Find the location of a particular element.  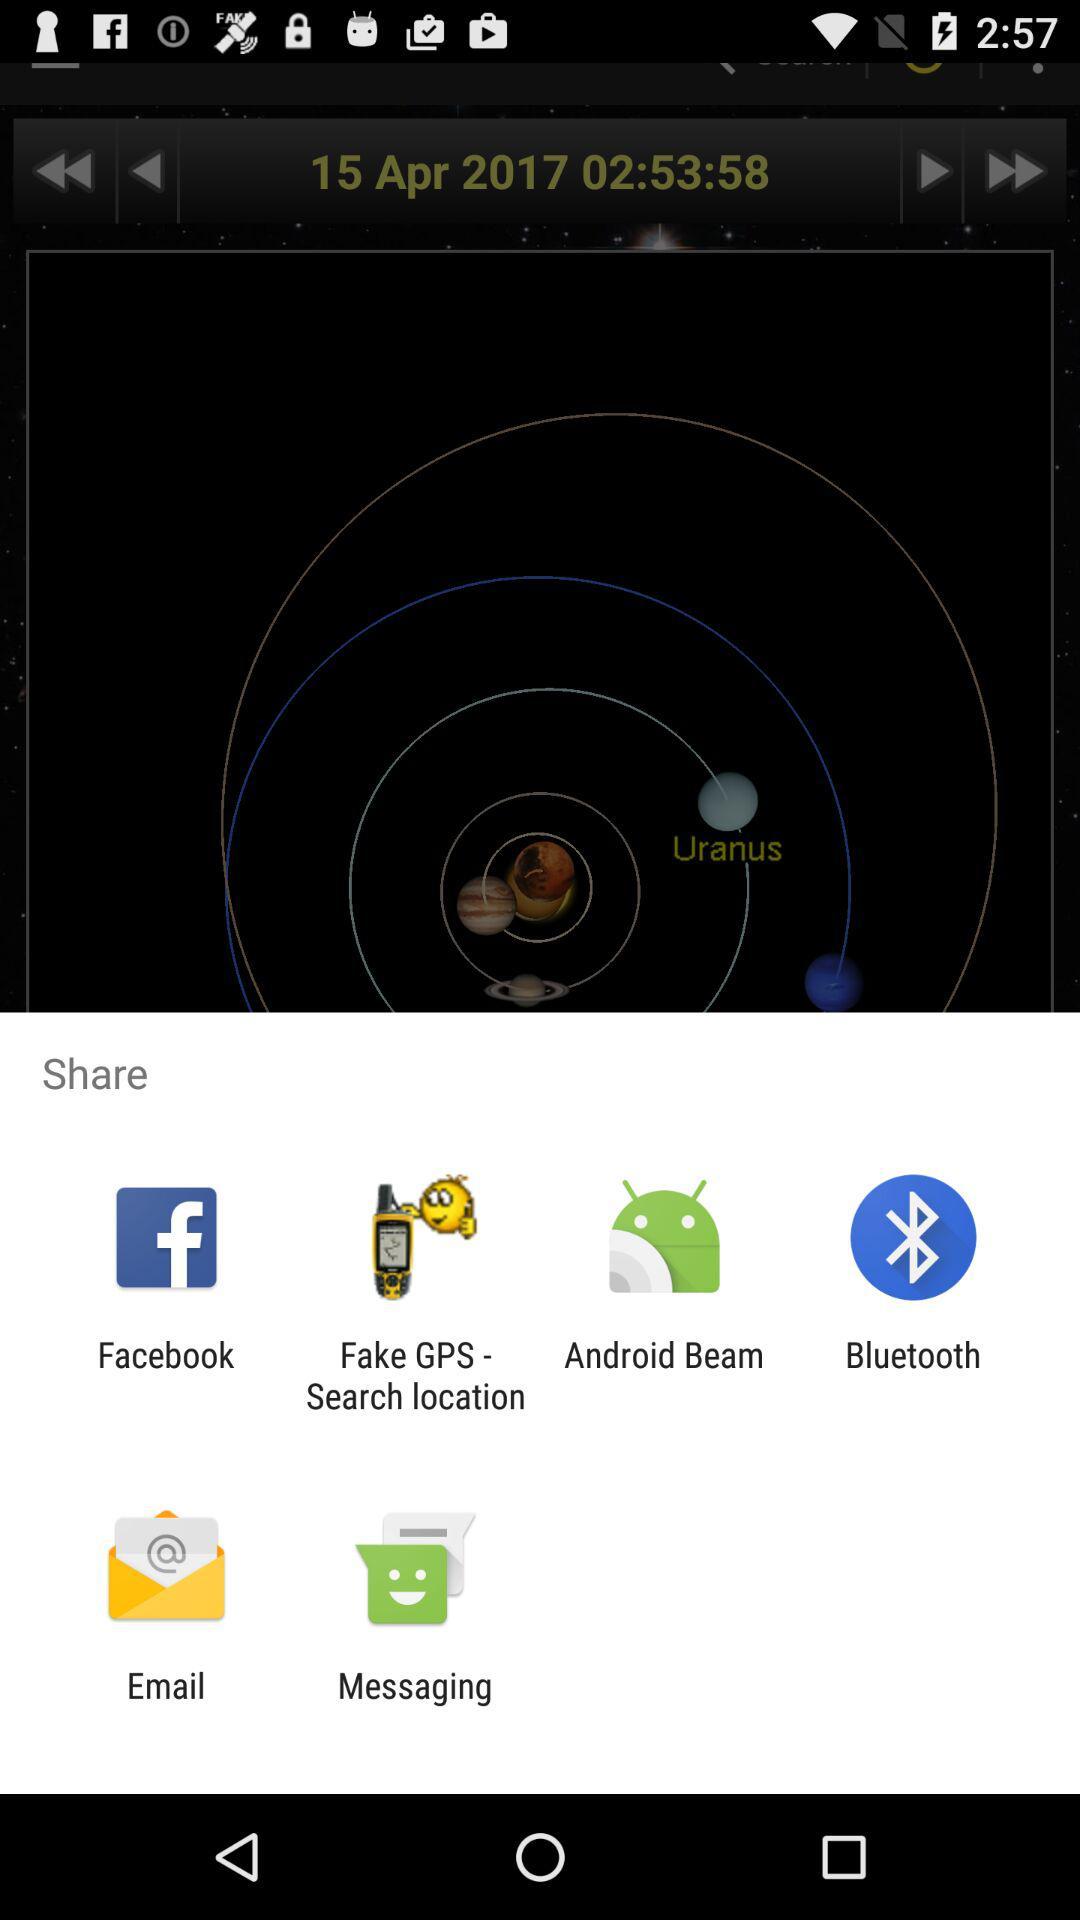

the facebook icon is located at coordinates (165, 1374).